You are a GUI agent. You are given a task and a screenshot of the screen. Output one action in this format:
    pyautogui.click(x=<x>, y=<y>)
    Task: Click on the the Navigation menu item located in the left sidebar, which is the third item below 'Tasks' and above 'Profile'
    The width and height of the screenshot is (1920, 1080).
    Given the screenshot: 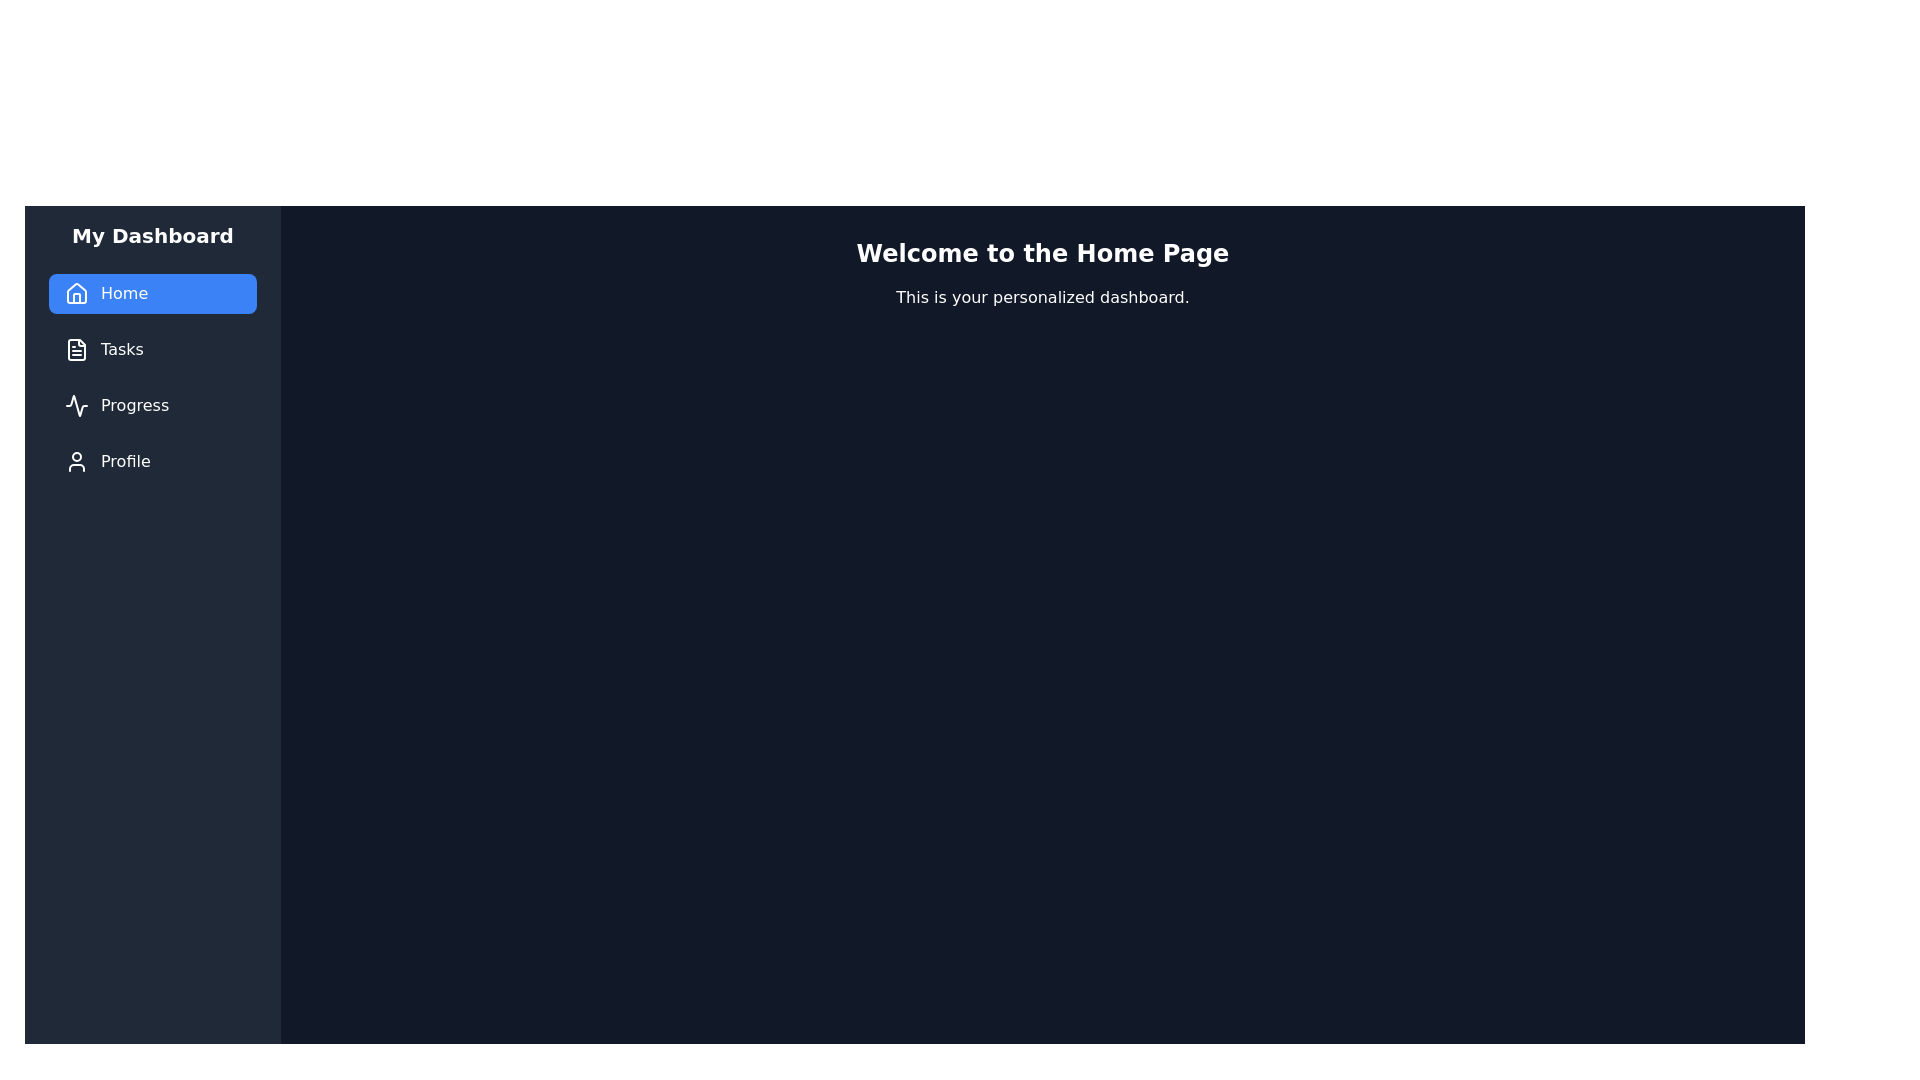 What is the action you would take?
    pyautogui.click(x=152, y=405)
    